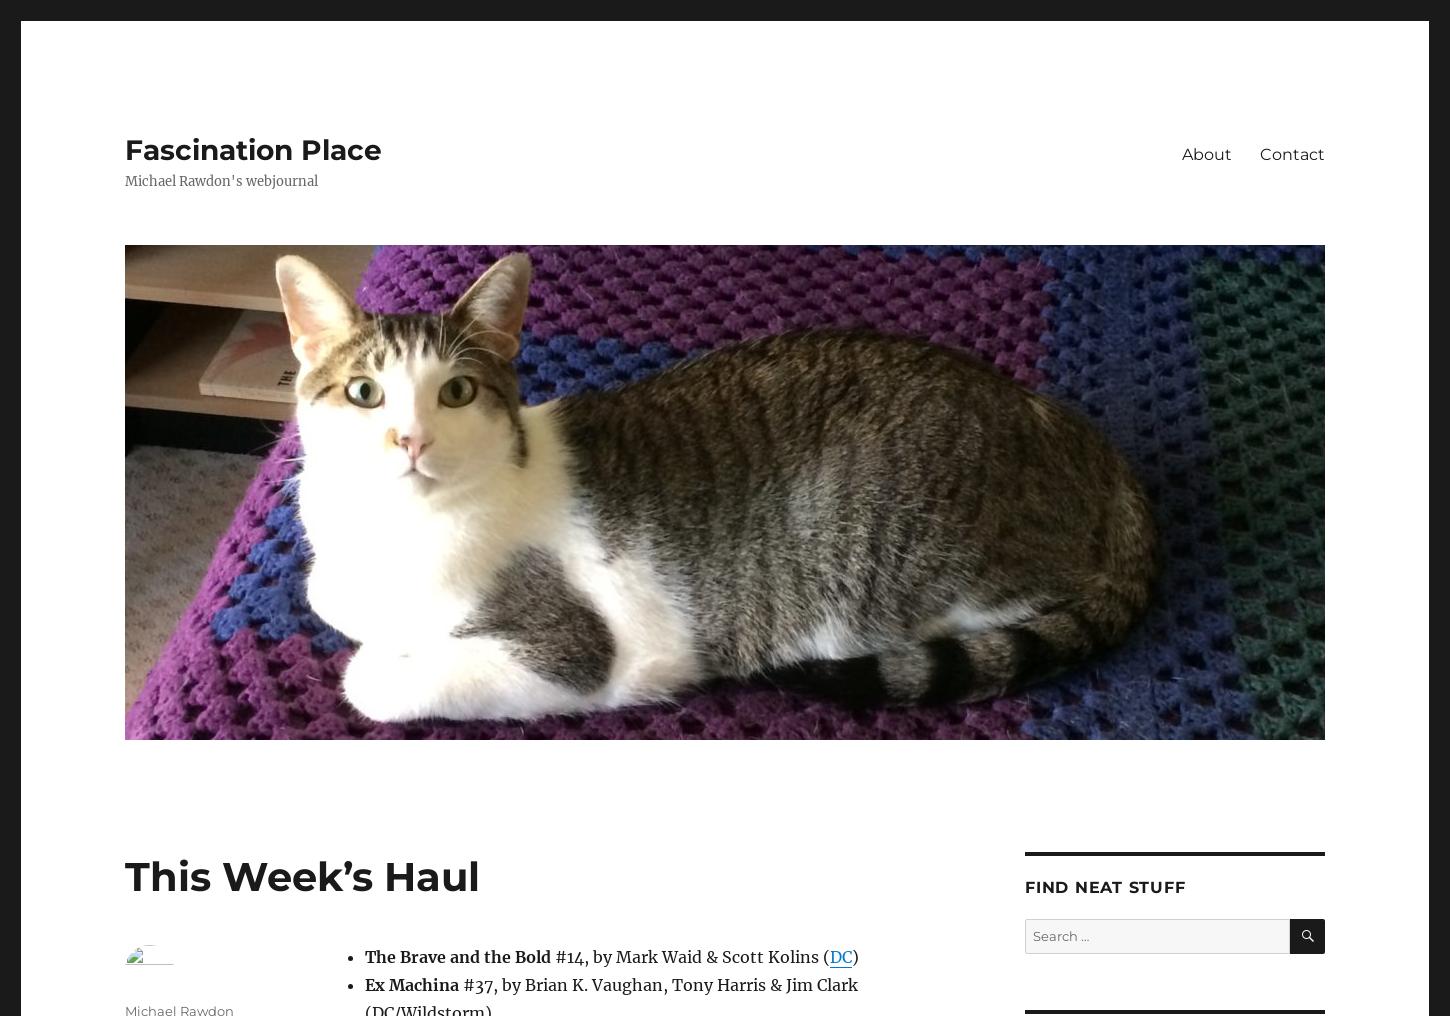  What do you see at coordinates (1104, 887) in the screenshot?
I see `'Find Neat Stuff'` at bounding box center [1104, 887].